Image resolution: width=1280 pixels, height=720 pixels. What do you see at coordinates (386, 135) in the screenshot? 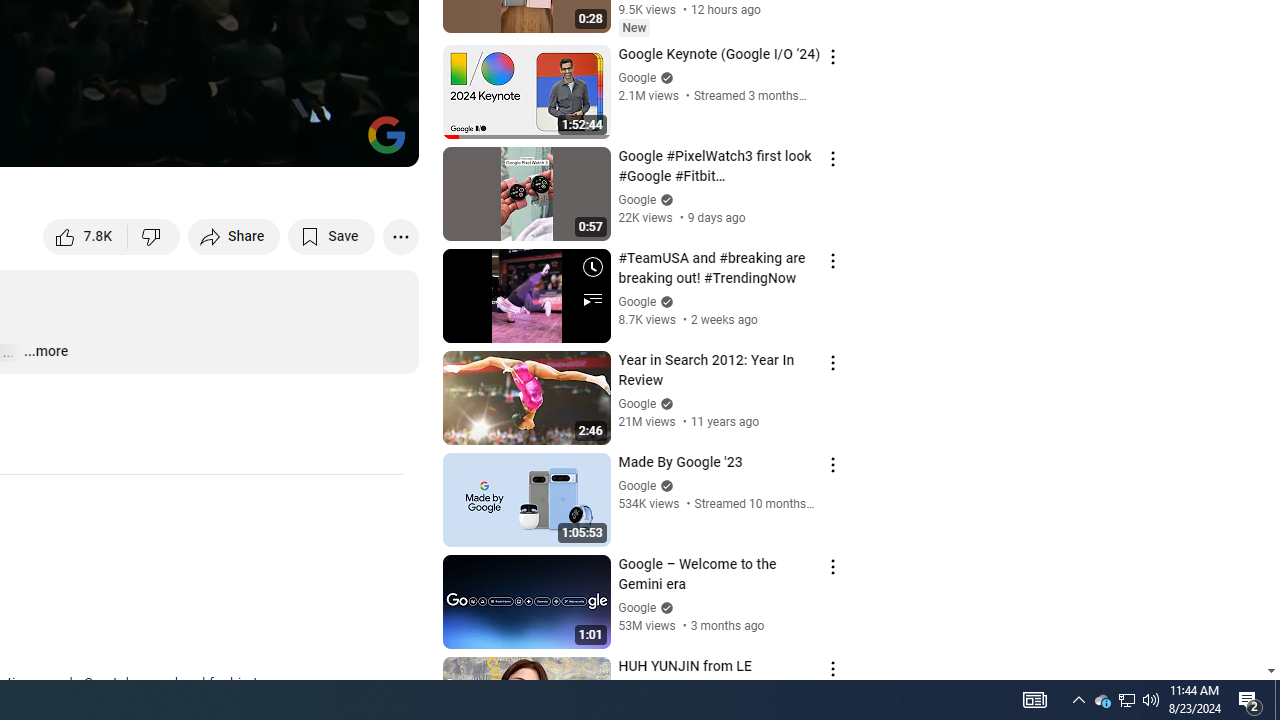
I see `'Channel watermark'` at bounding box center [386, 135].